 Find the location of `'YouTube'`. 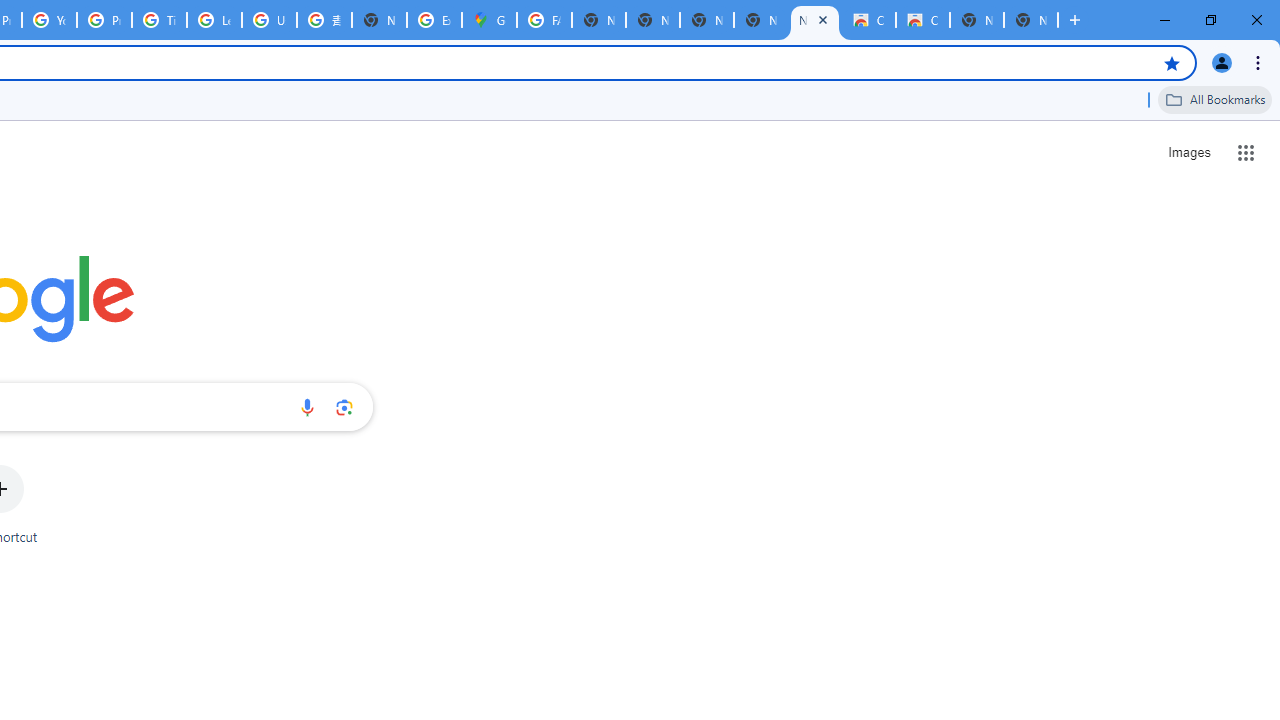

'YouTube' is located at coordinates (49, 20).